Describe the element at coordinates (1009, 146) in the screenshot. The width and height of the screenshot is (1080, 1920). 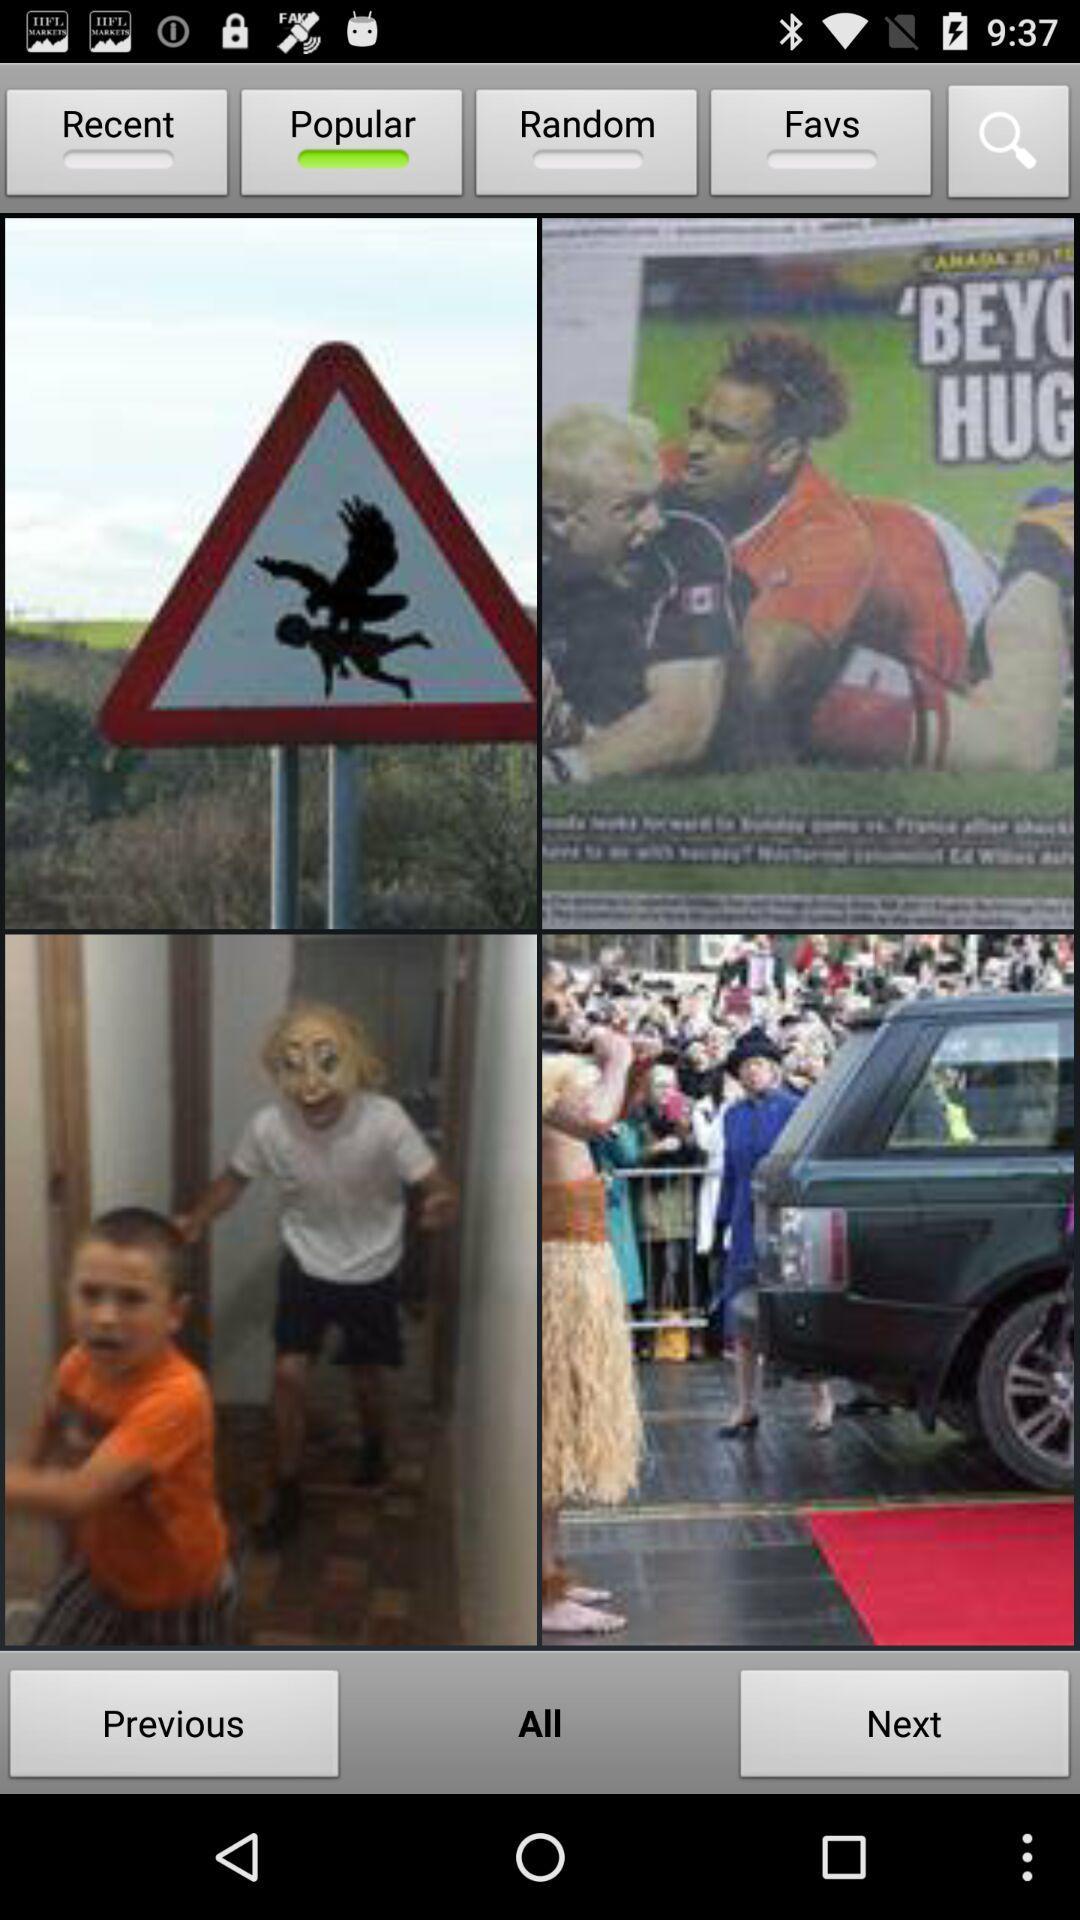
I see `search feature` at that location.